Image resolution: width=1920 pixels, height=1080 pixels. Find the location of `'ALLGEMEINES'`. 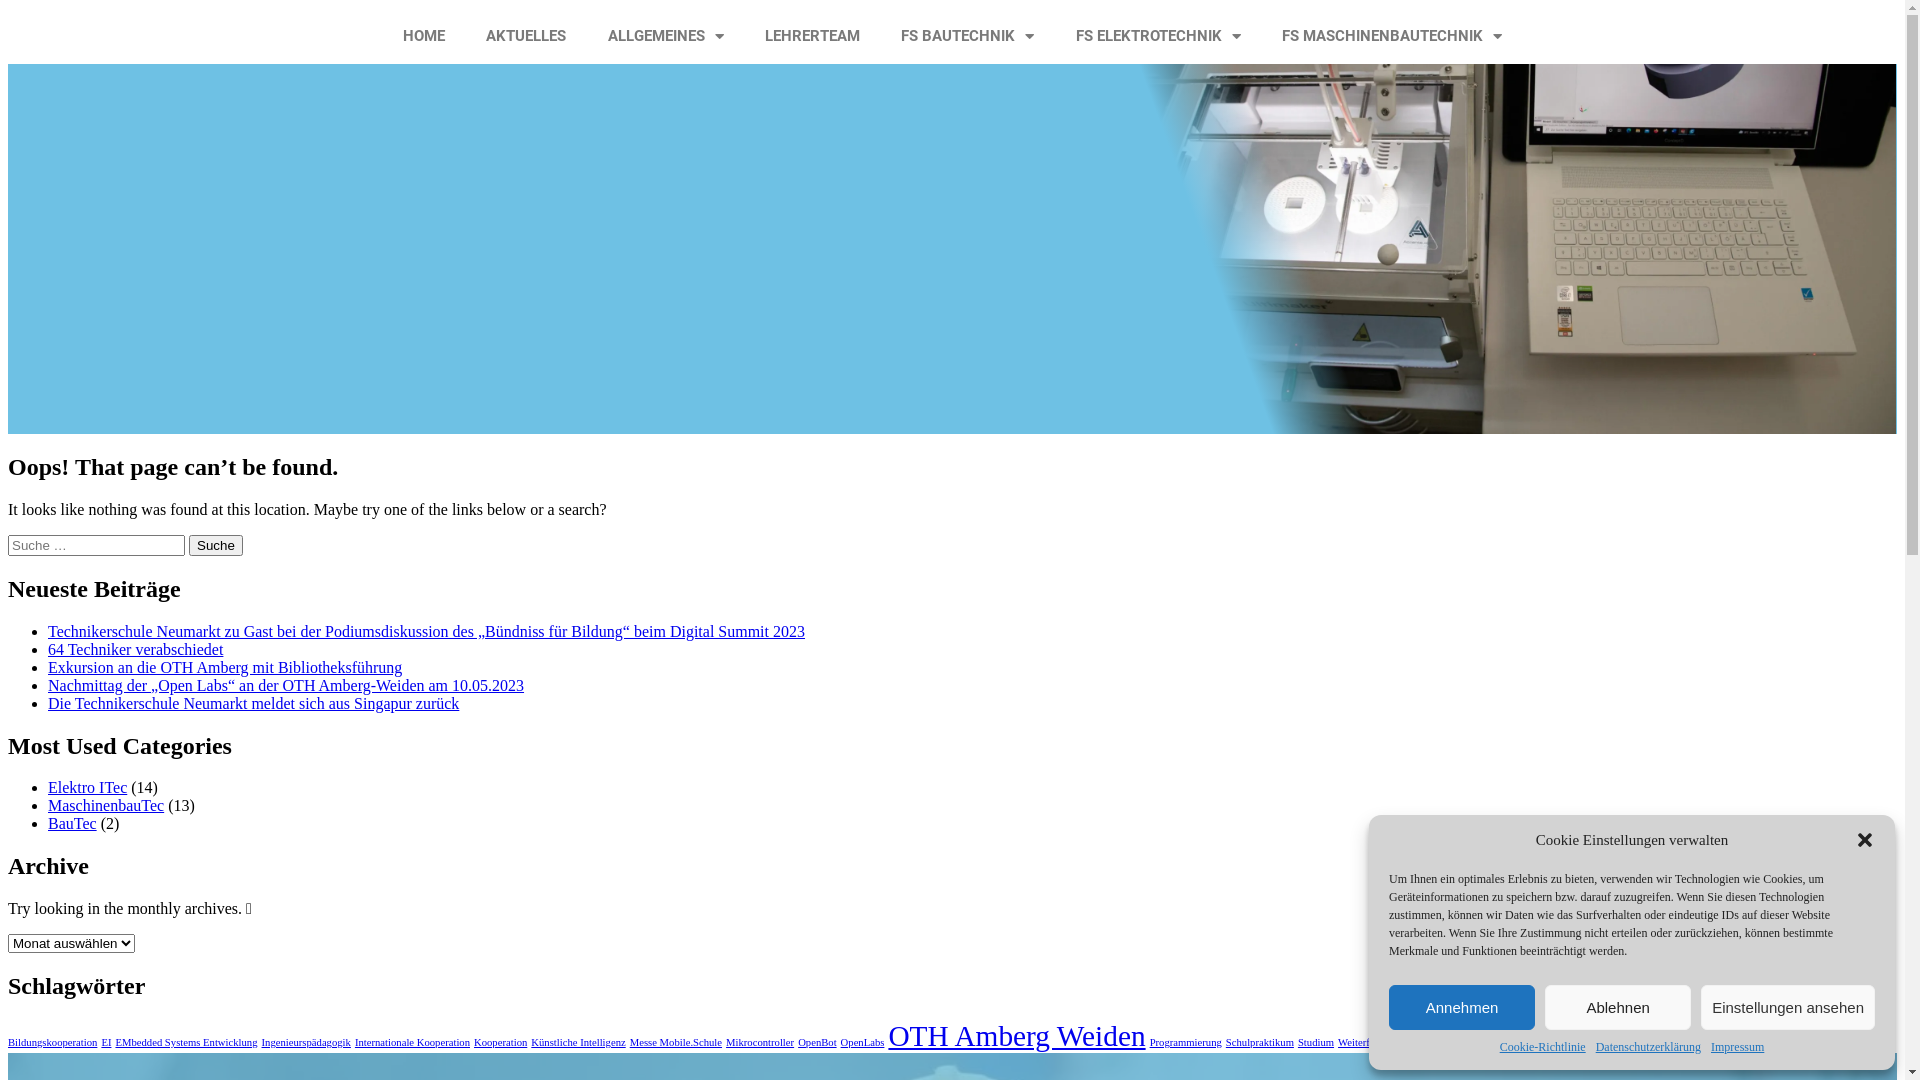

'ALLGEMEINES' is located at coordinates (665, 35).